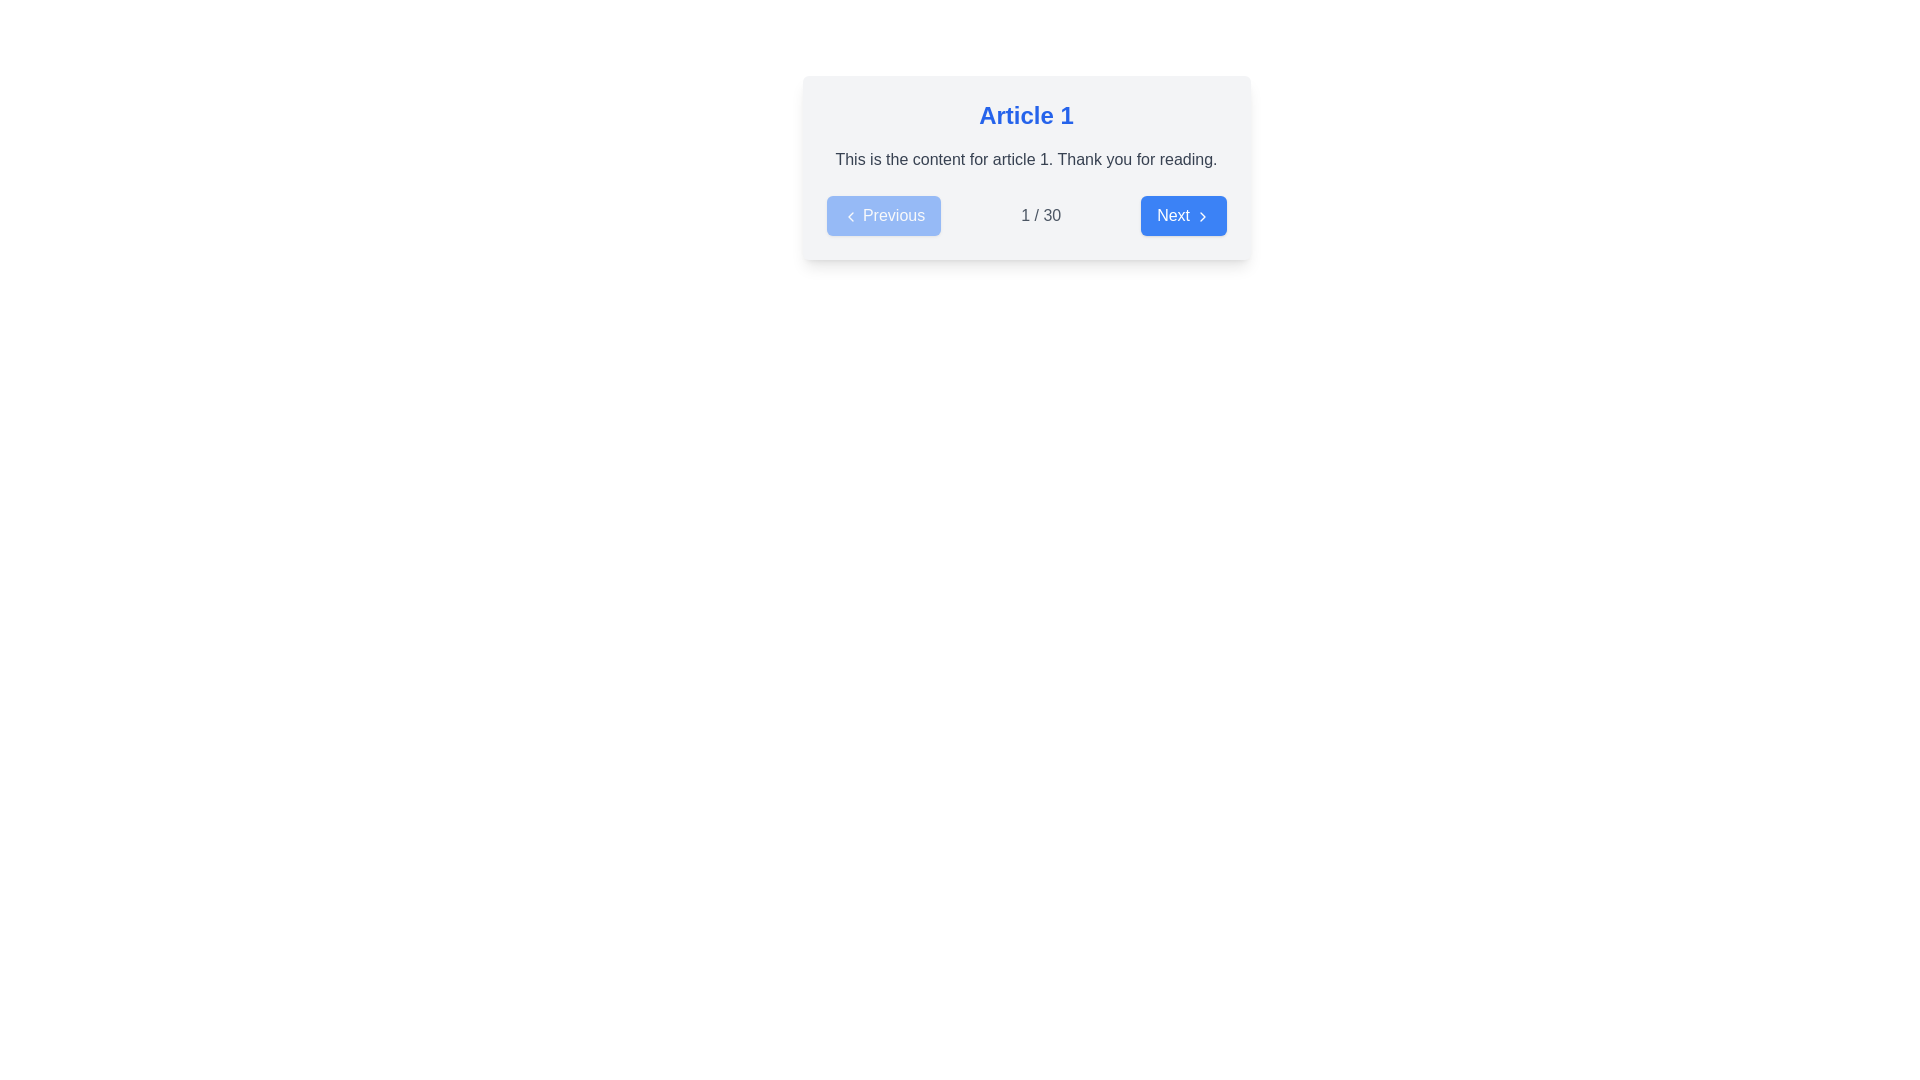 This screenshot has width=1920, height=1080. I want to click on the 'Previous' button located in the bottom left corner of the navigation panel, so click(882, 216).